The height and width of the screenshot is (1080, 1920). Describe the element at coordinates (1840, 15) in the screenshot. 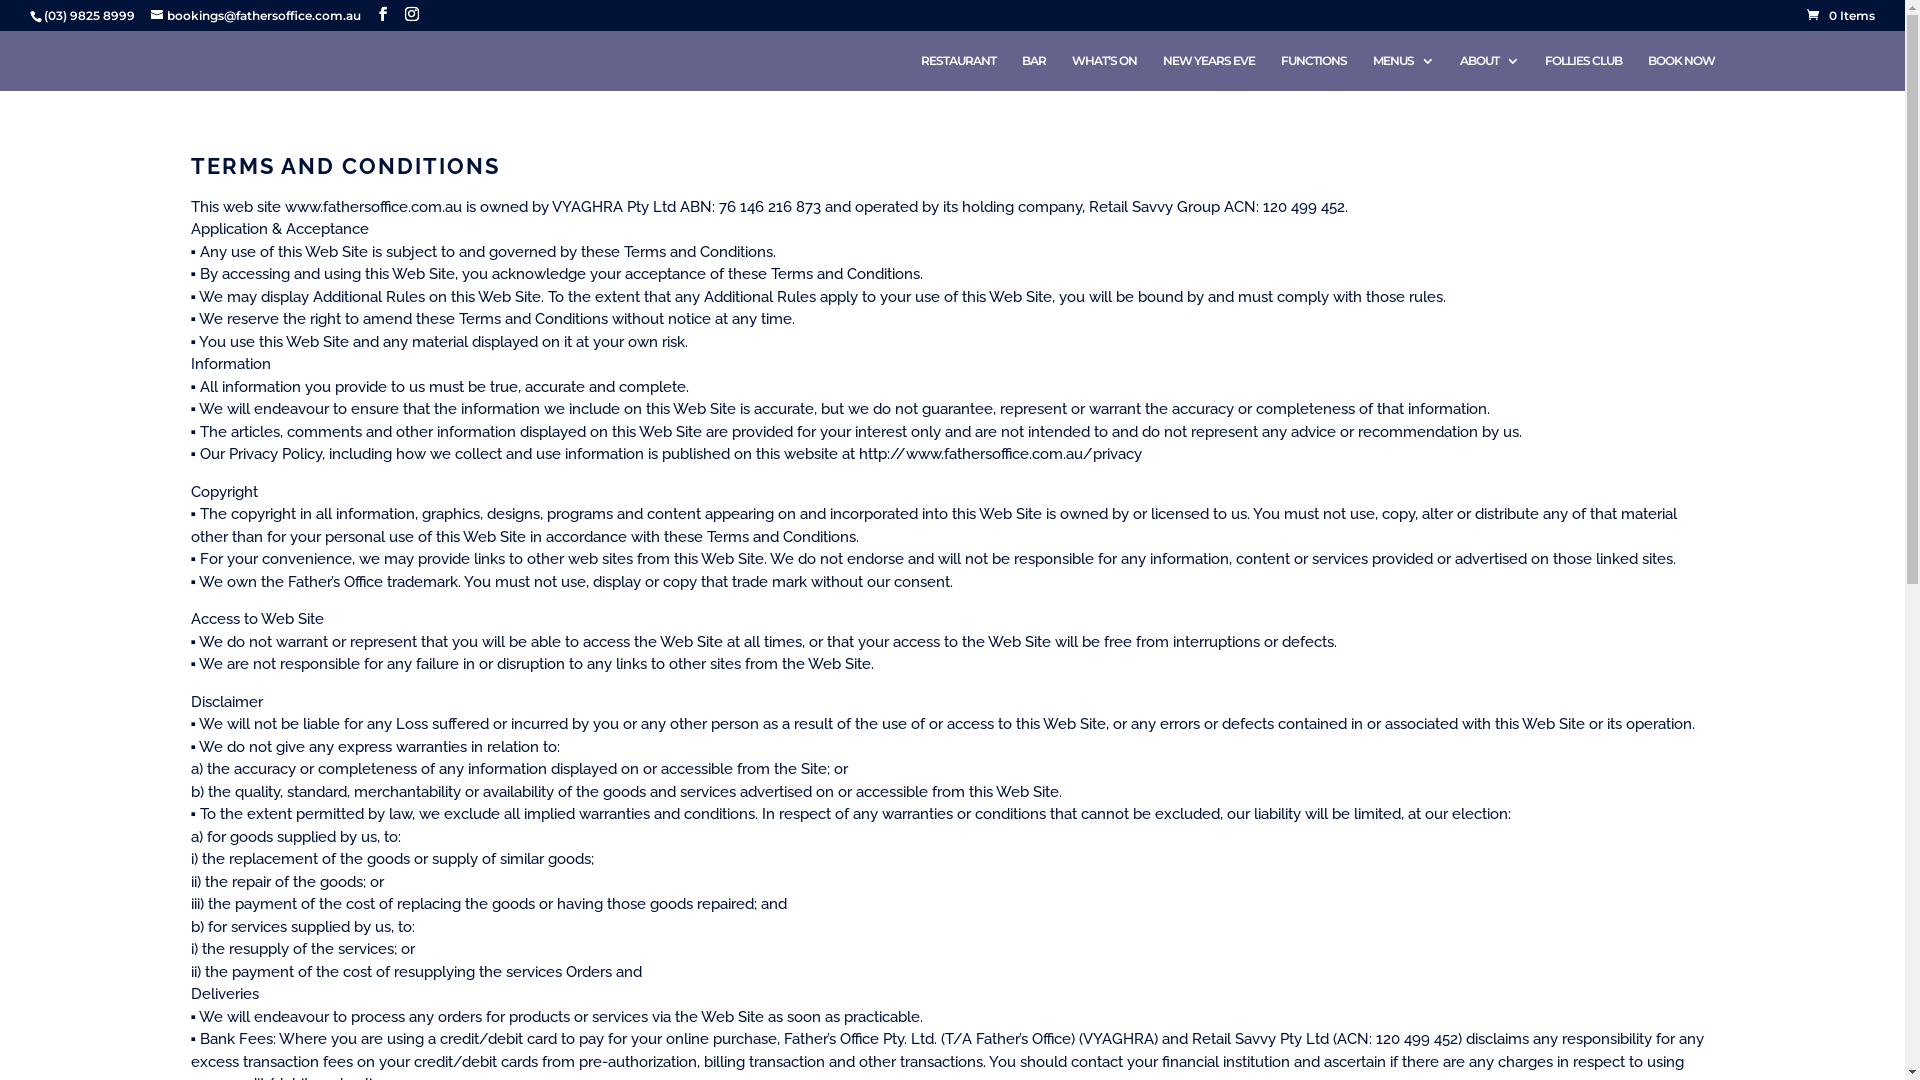

I see `'0 Items'` at that location.